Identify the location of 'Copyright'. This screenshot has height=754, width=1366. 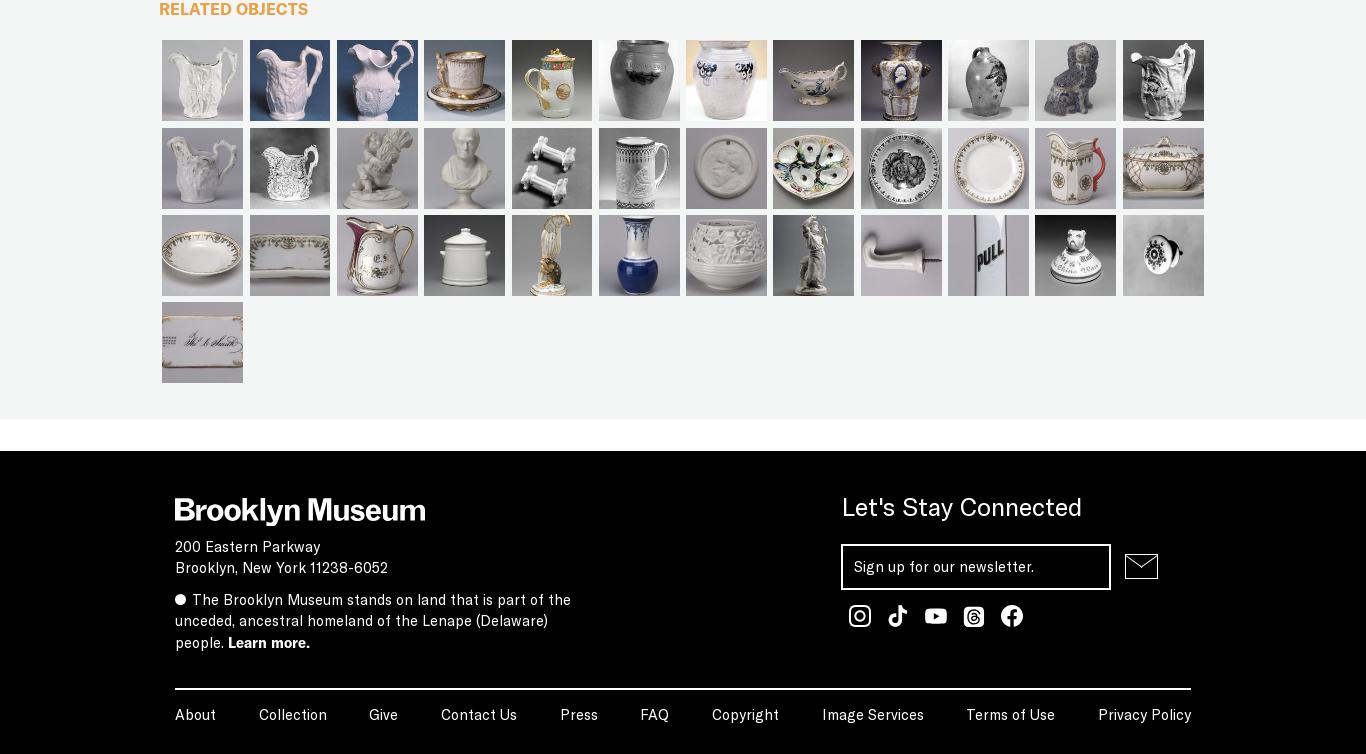
(744, 712).